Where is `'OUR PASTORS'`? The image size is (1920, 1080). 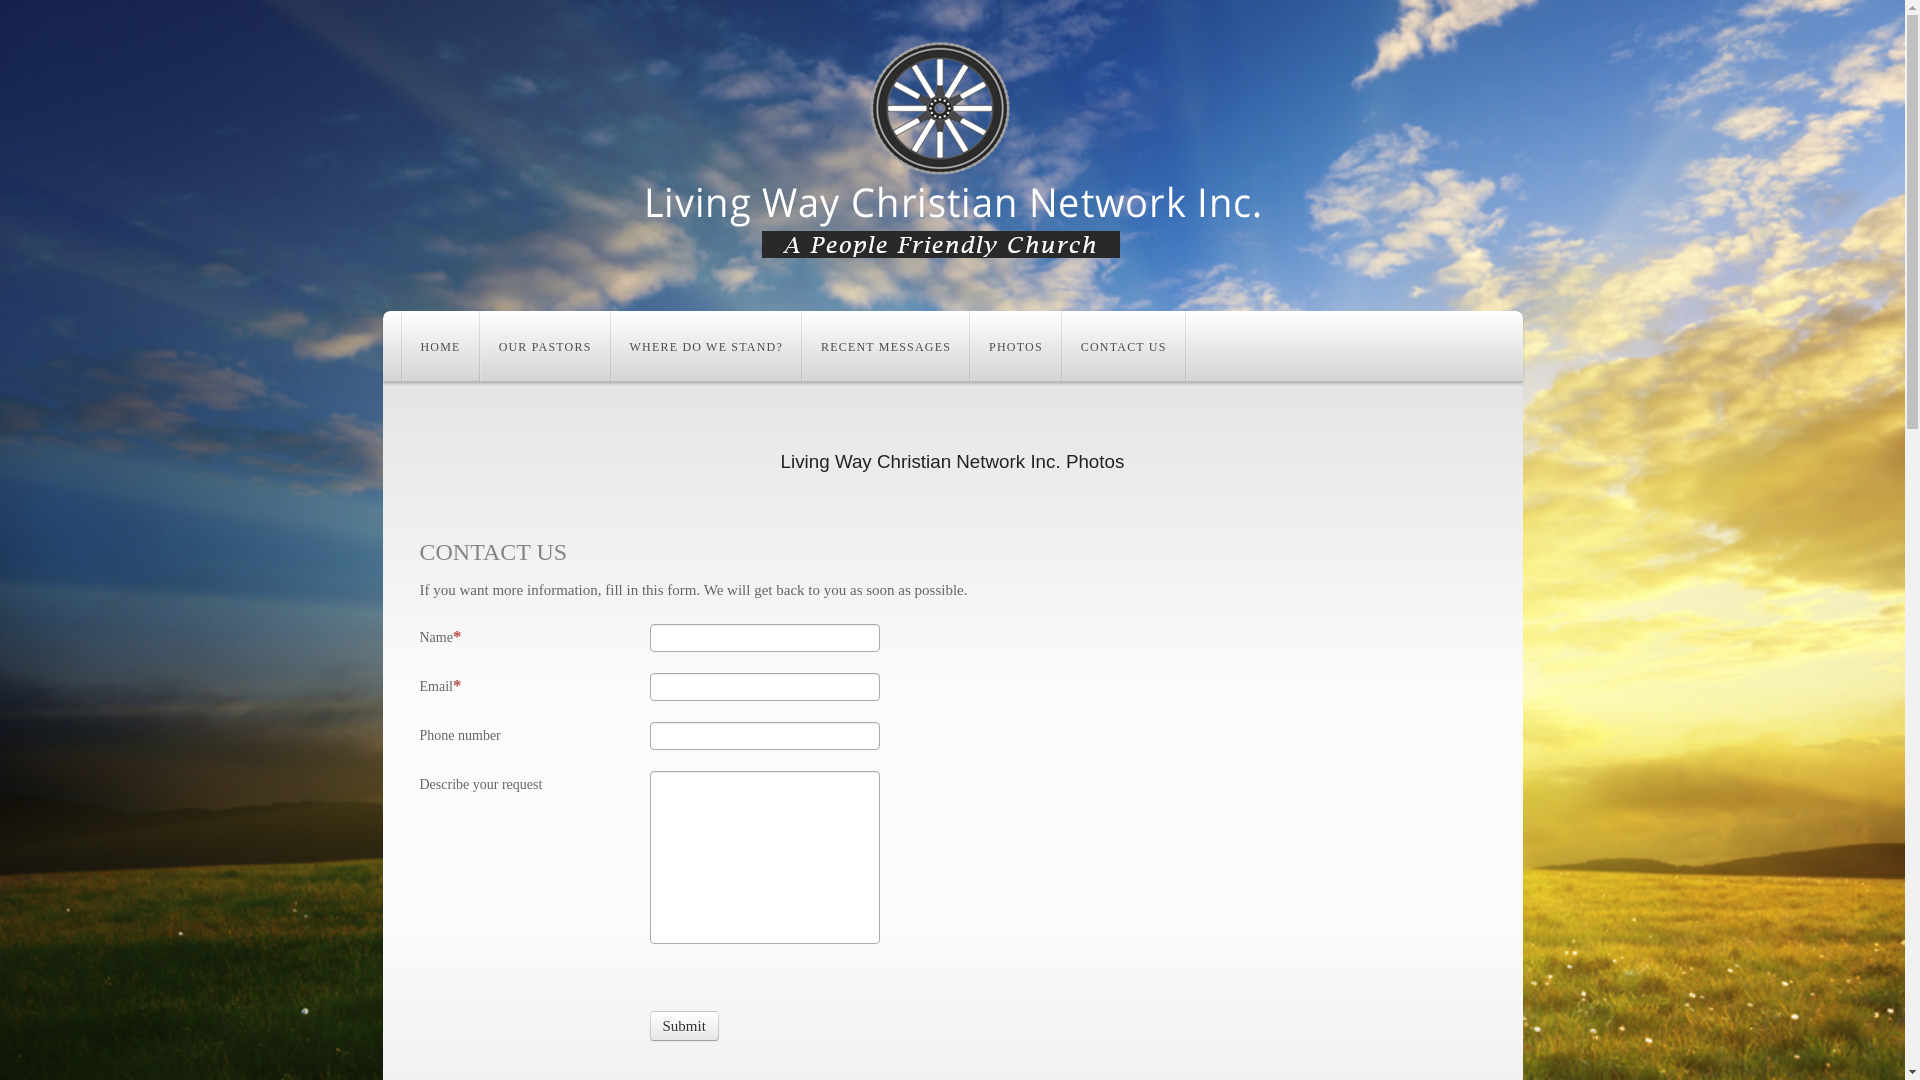 'OUR PASTORS' is located at coordinates (545, 345).